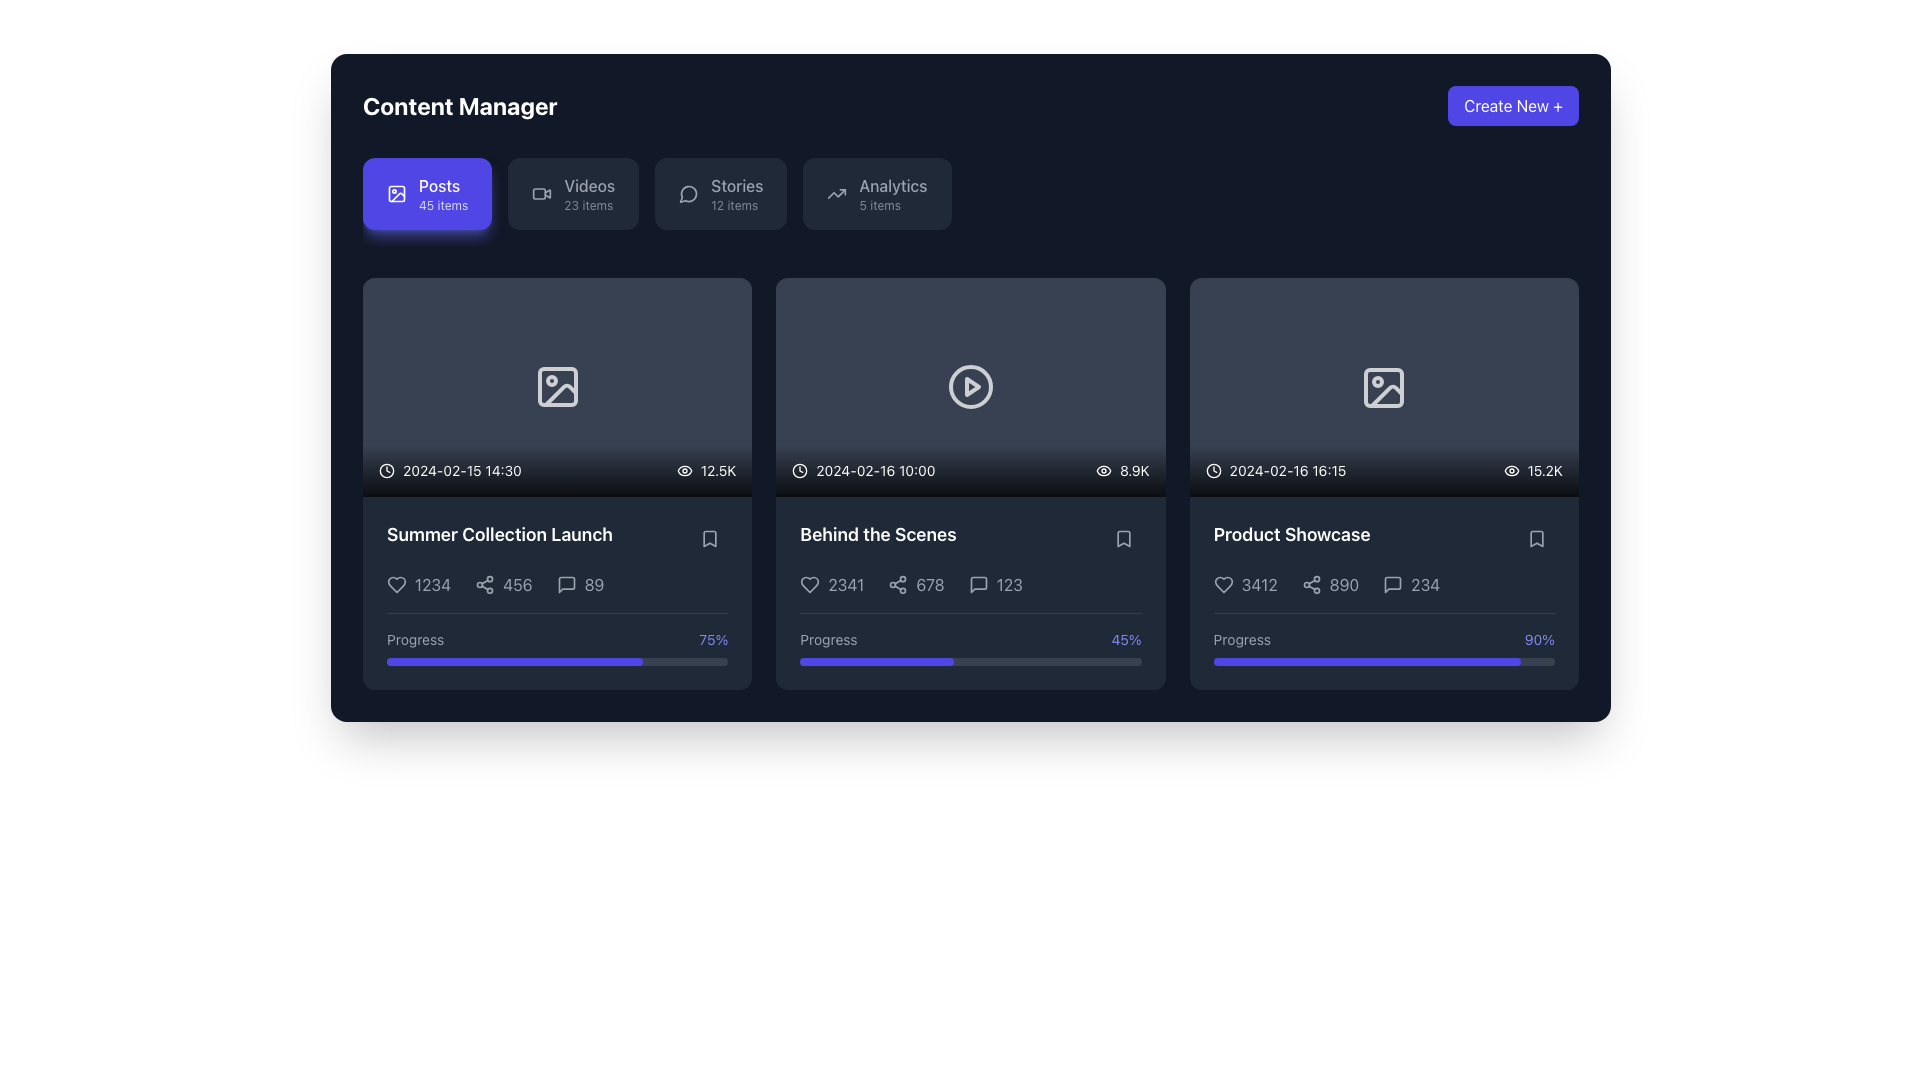  I want to click on the text displaying the number '234' with a speech bubble icon, located at the bottom-right of the 'Product Showcase' card, adjacent to other interaction metrics, so click(1410, 585).